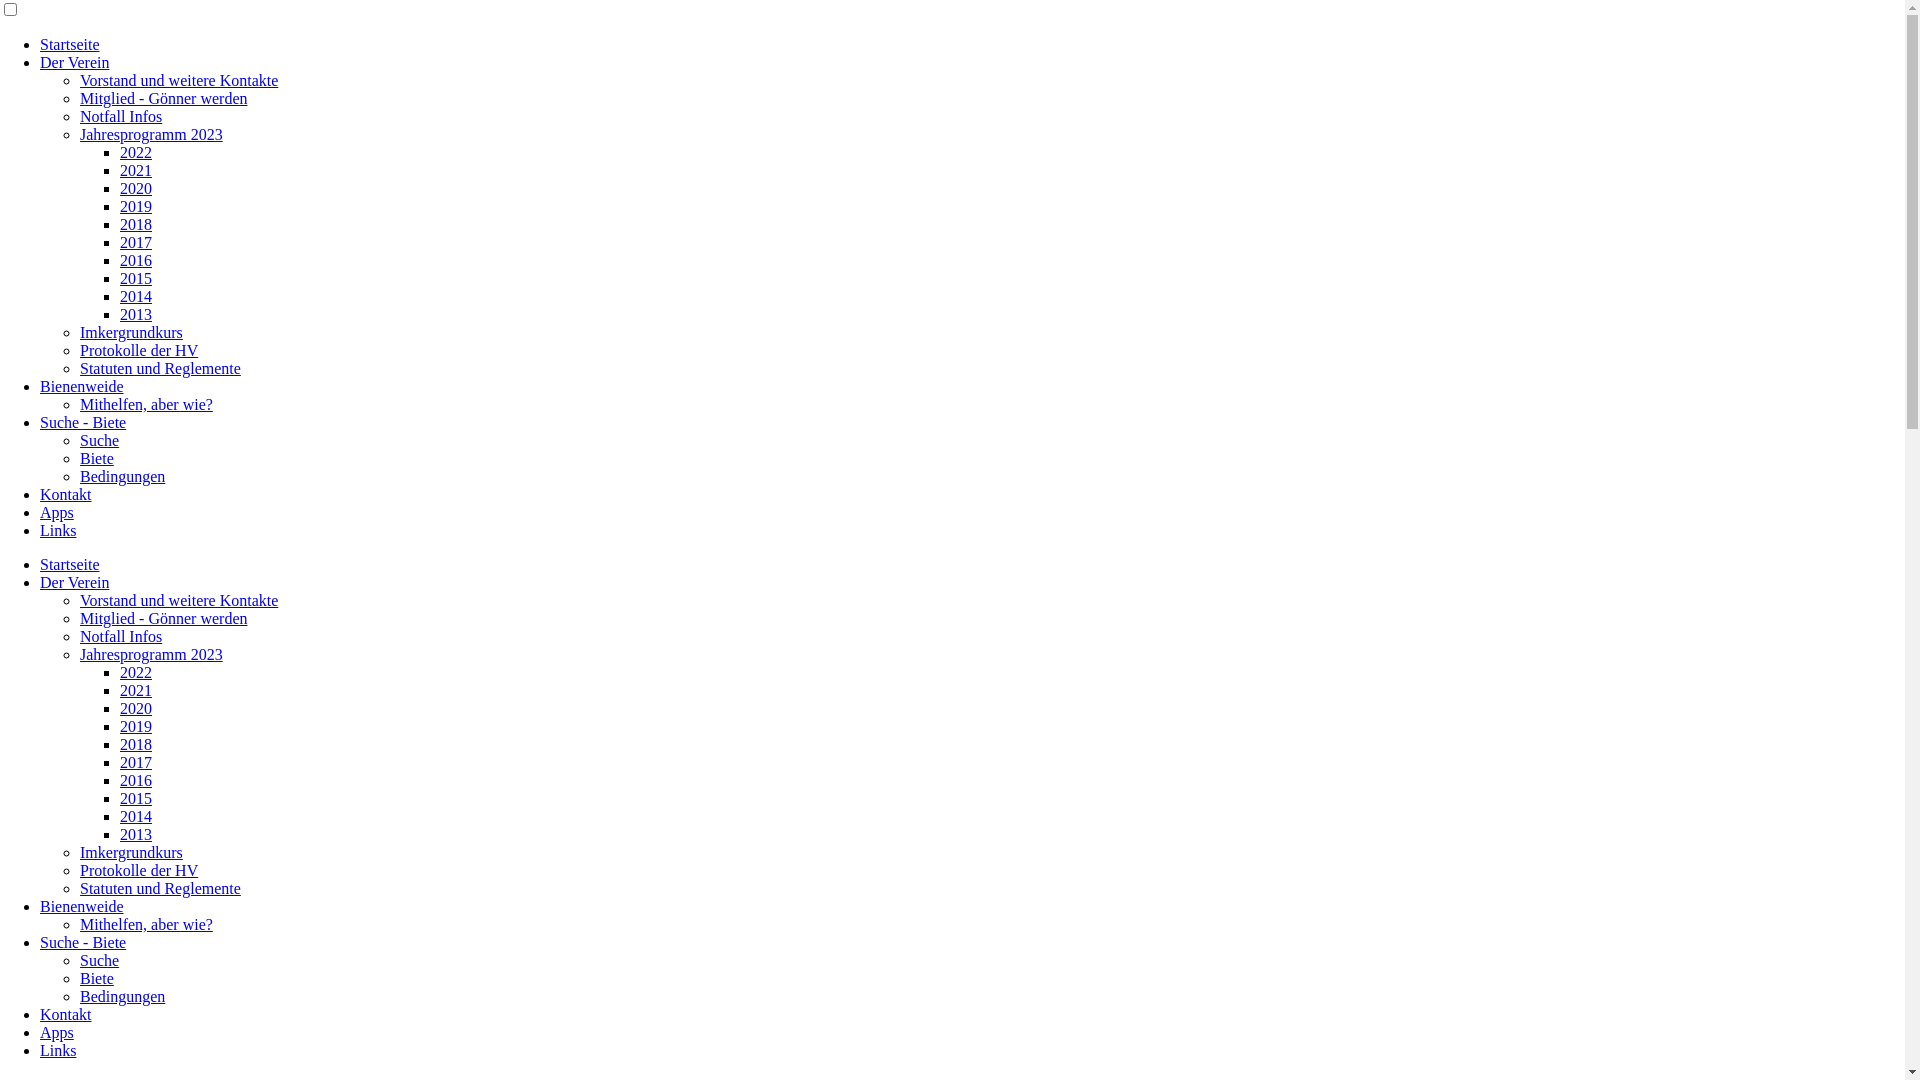 Image resolution: width=1920 pixels, height=1080 pixels. I want to click on 'Apps', so click(39, 511).